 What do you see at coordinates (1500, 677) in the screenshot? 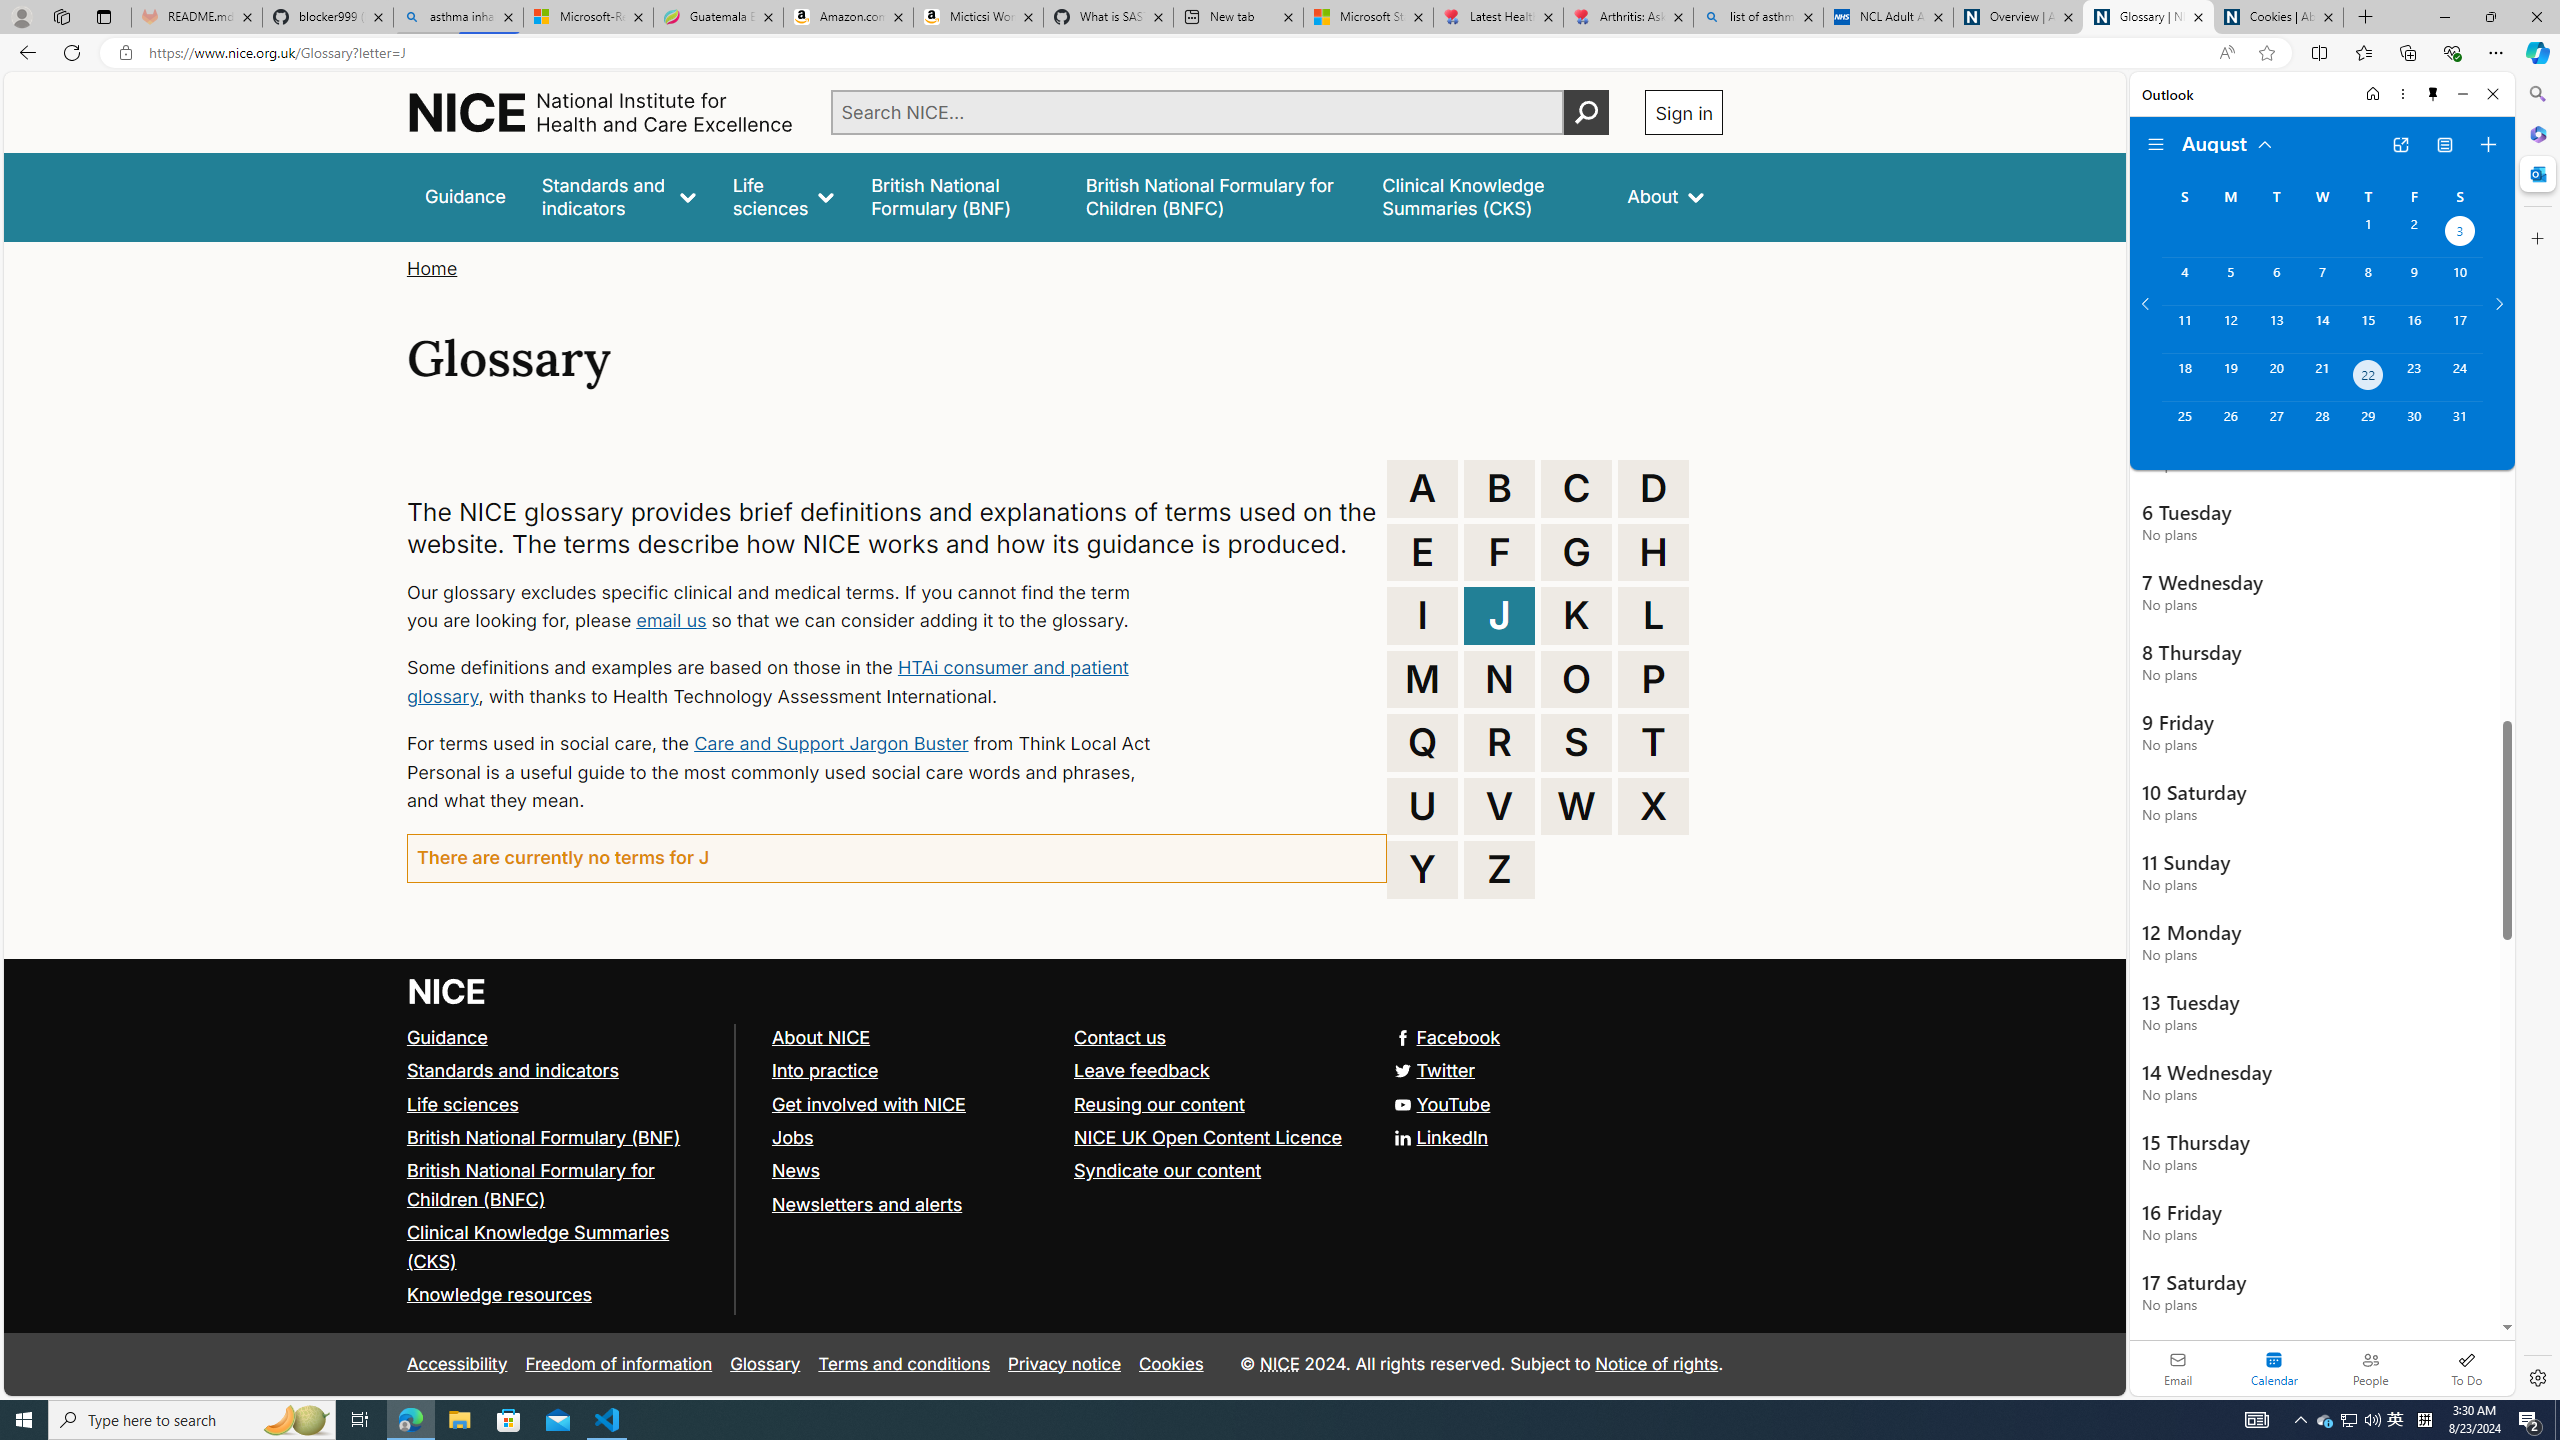
I see `'N'` at bounding box center [1500, 677].